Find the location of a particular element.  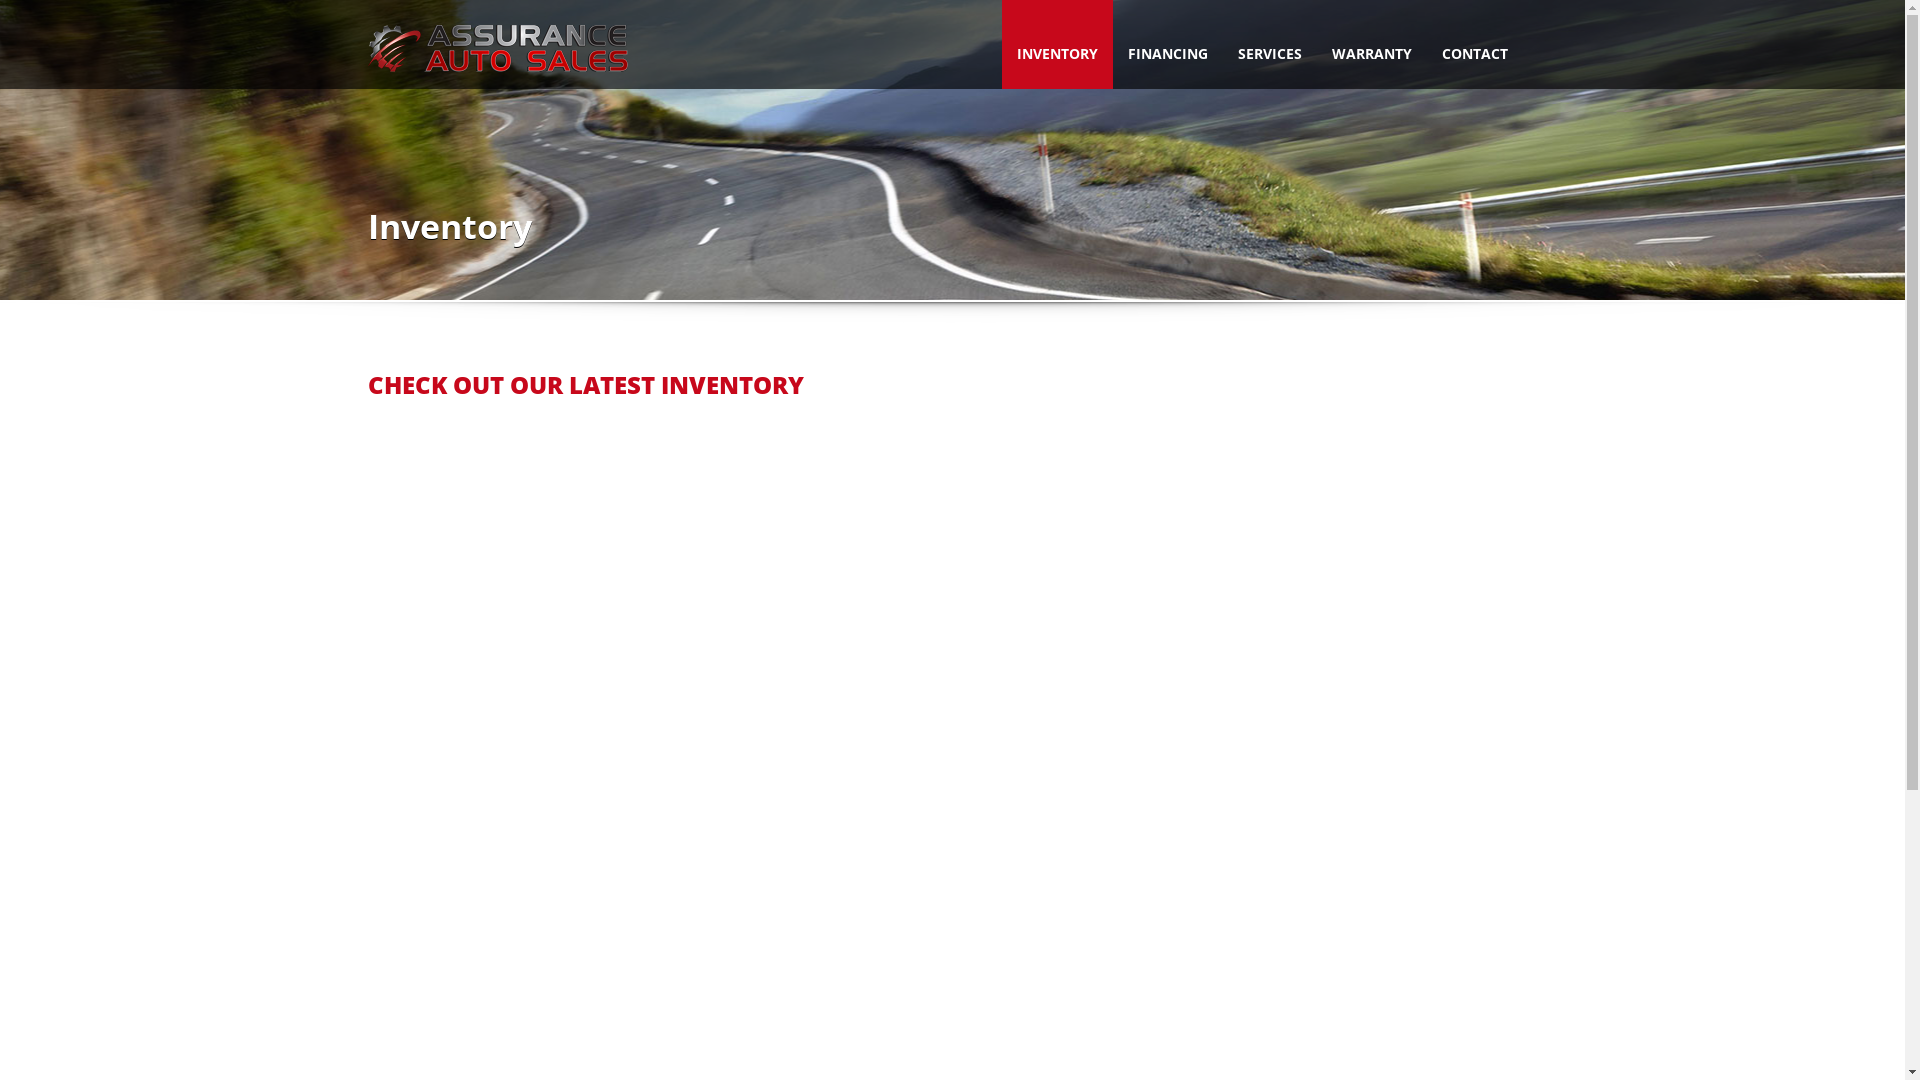

'FINANCING' is located at coordinates (1111, 44).